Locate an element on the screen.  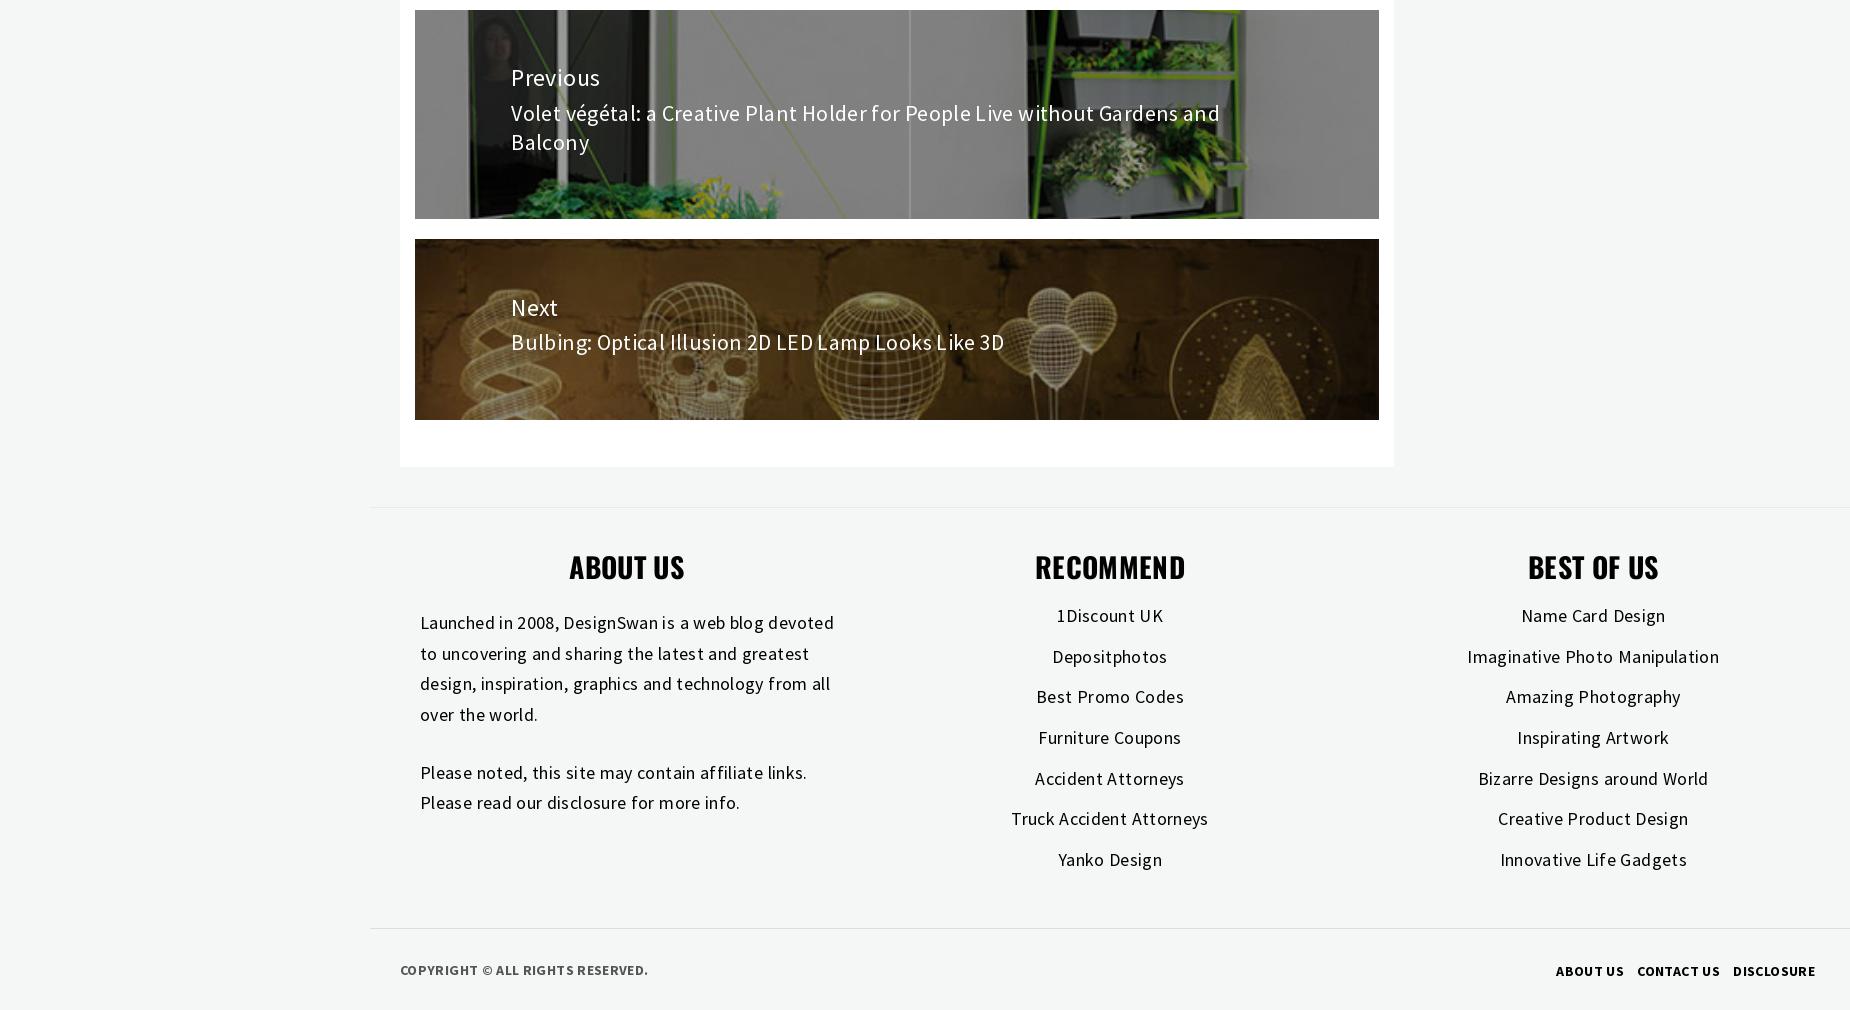
'Name Card Design' is located at coordinates (1592, 614).